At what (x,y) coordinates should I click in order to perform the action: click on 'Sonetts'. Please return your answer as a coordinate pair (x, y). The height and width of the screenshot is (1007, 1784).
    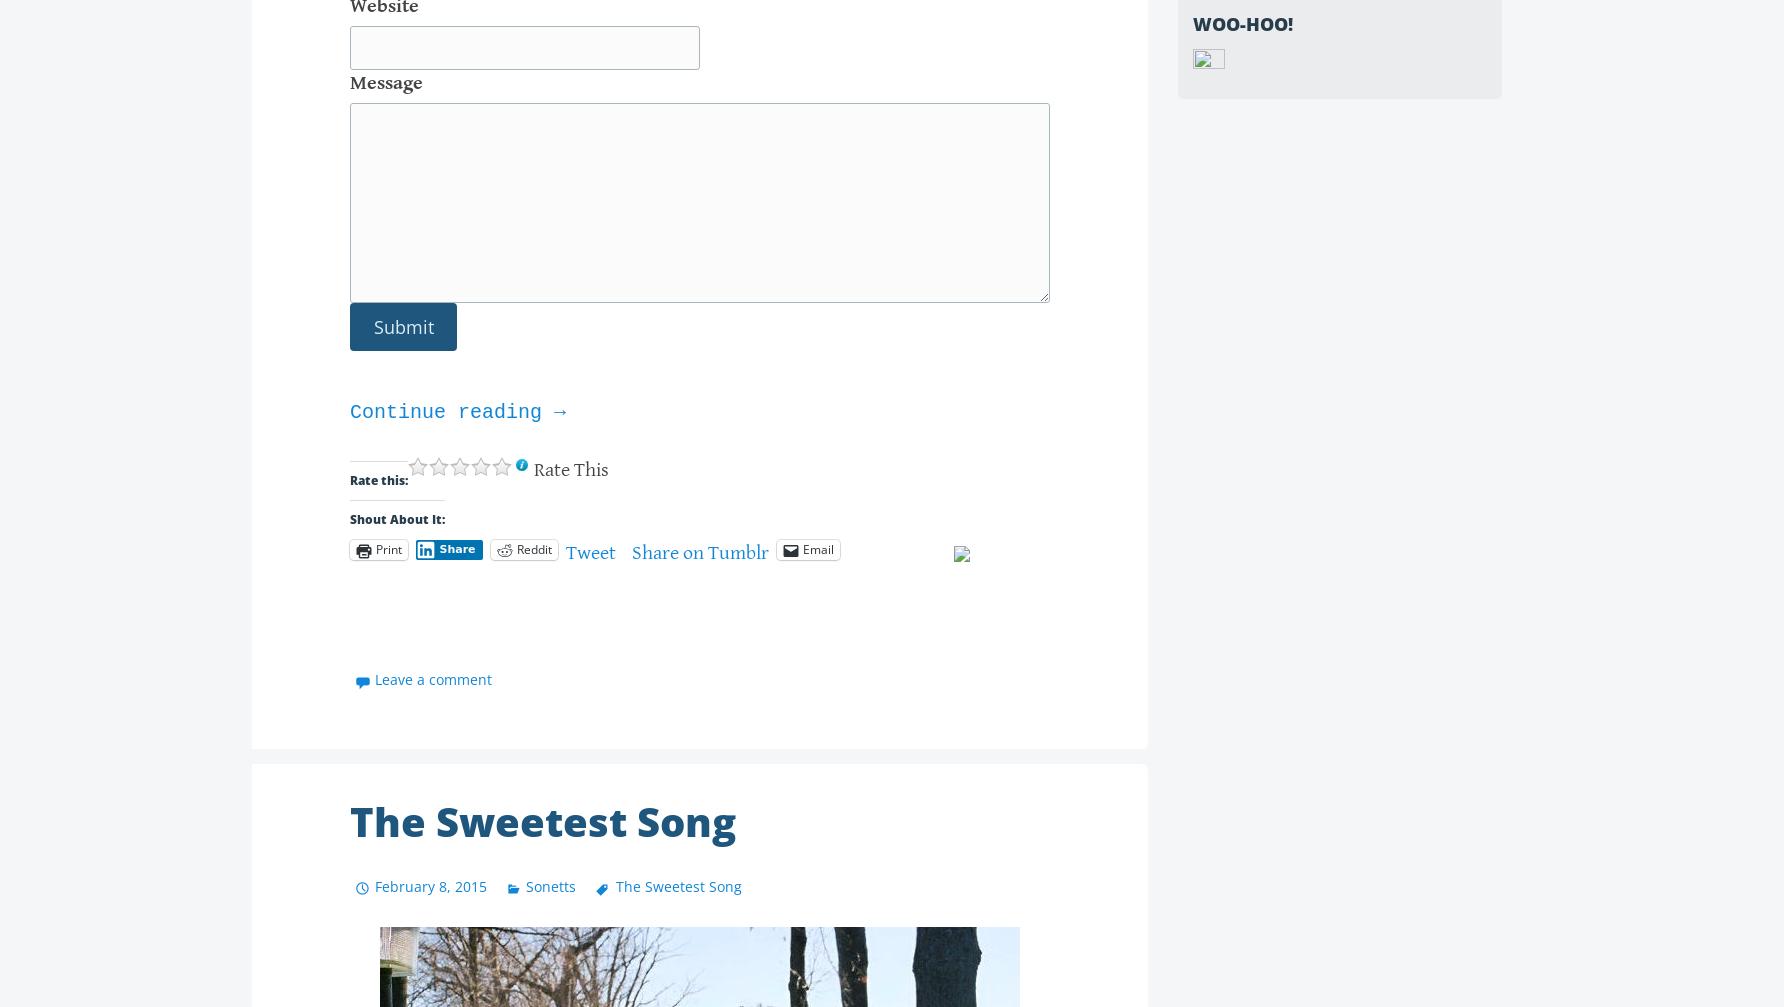
    Looking at the image, I should click on (551, 885).